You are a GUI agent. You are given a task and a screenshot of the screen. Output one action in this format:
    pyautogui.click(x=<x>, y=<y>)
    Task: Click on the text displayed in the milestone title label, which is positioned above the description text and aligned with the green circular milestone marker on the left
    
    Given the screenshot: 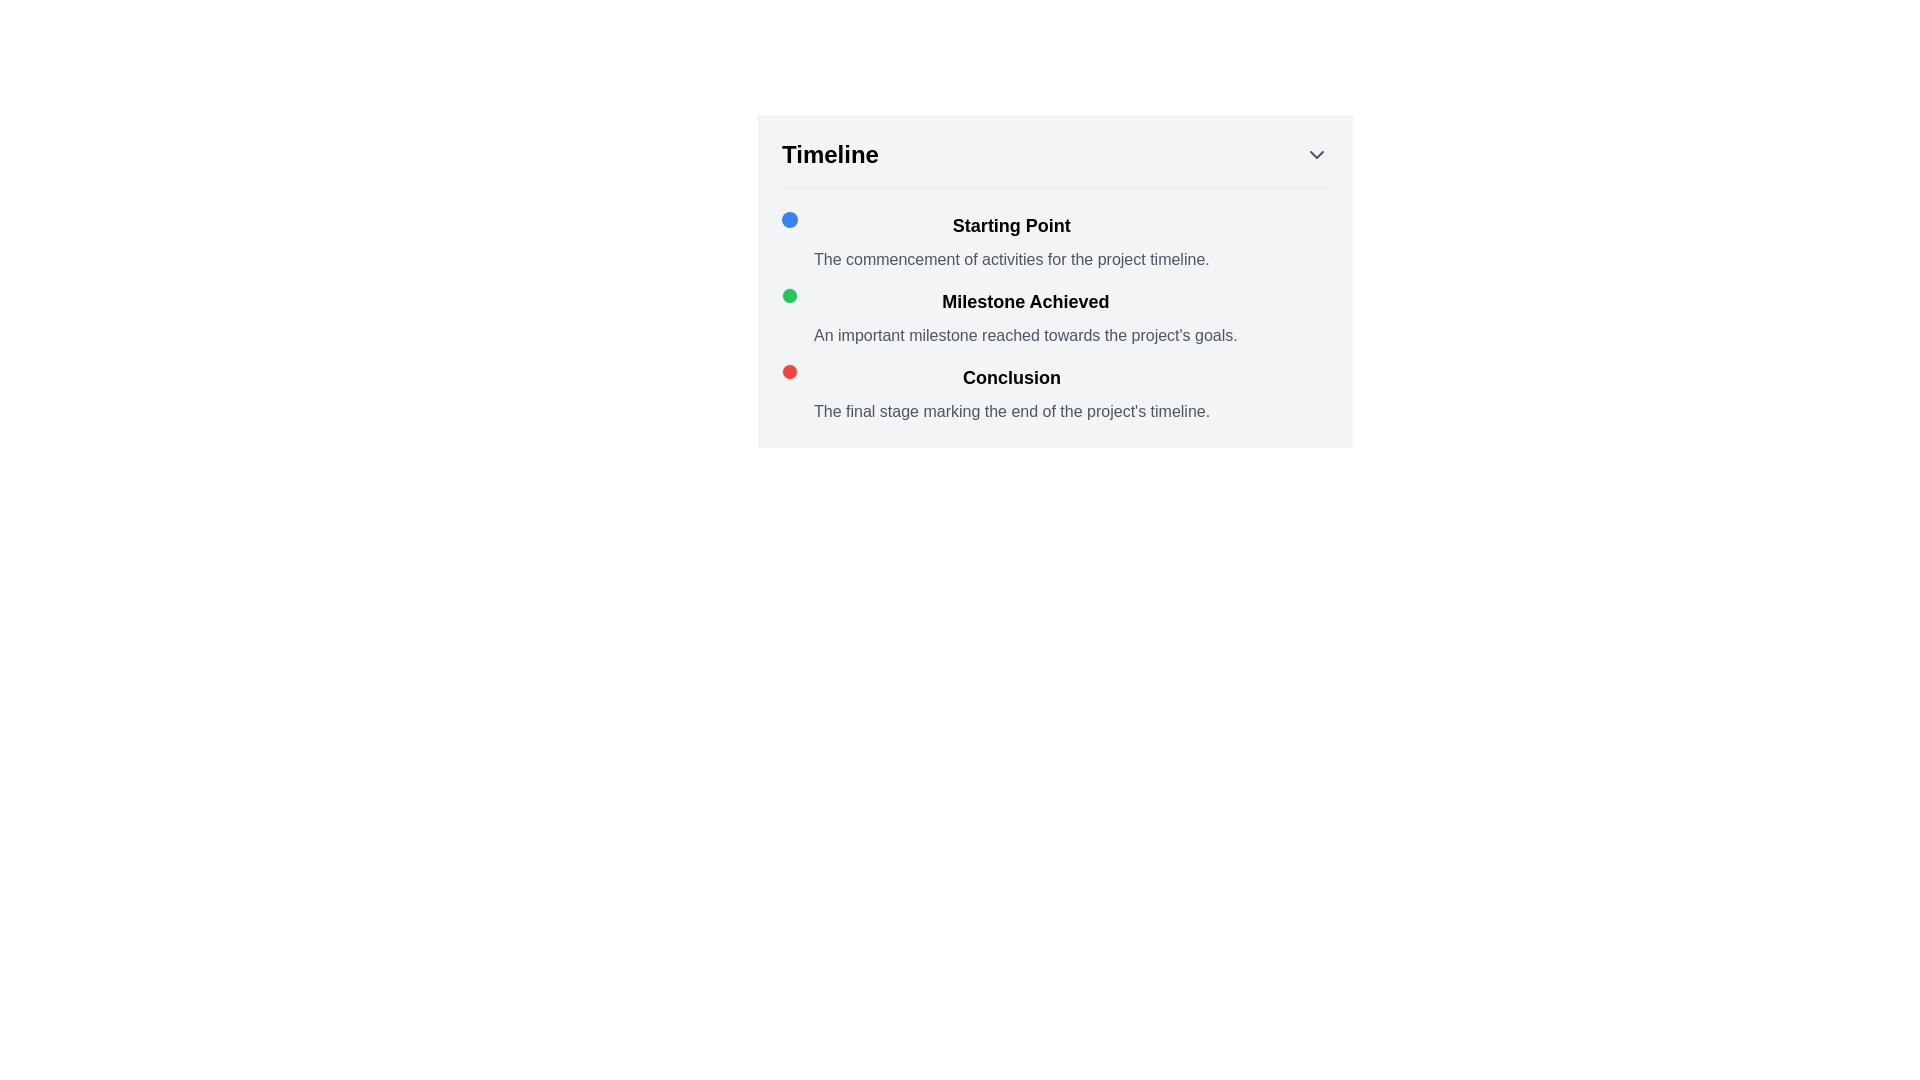 What is the action you would take?
    pyautogui.click(x=1025, y=301)
    